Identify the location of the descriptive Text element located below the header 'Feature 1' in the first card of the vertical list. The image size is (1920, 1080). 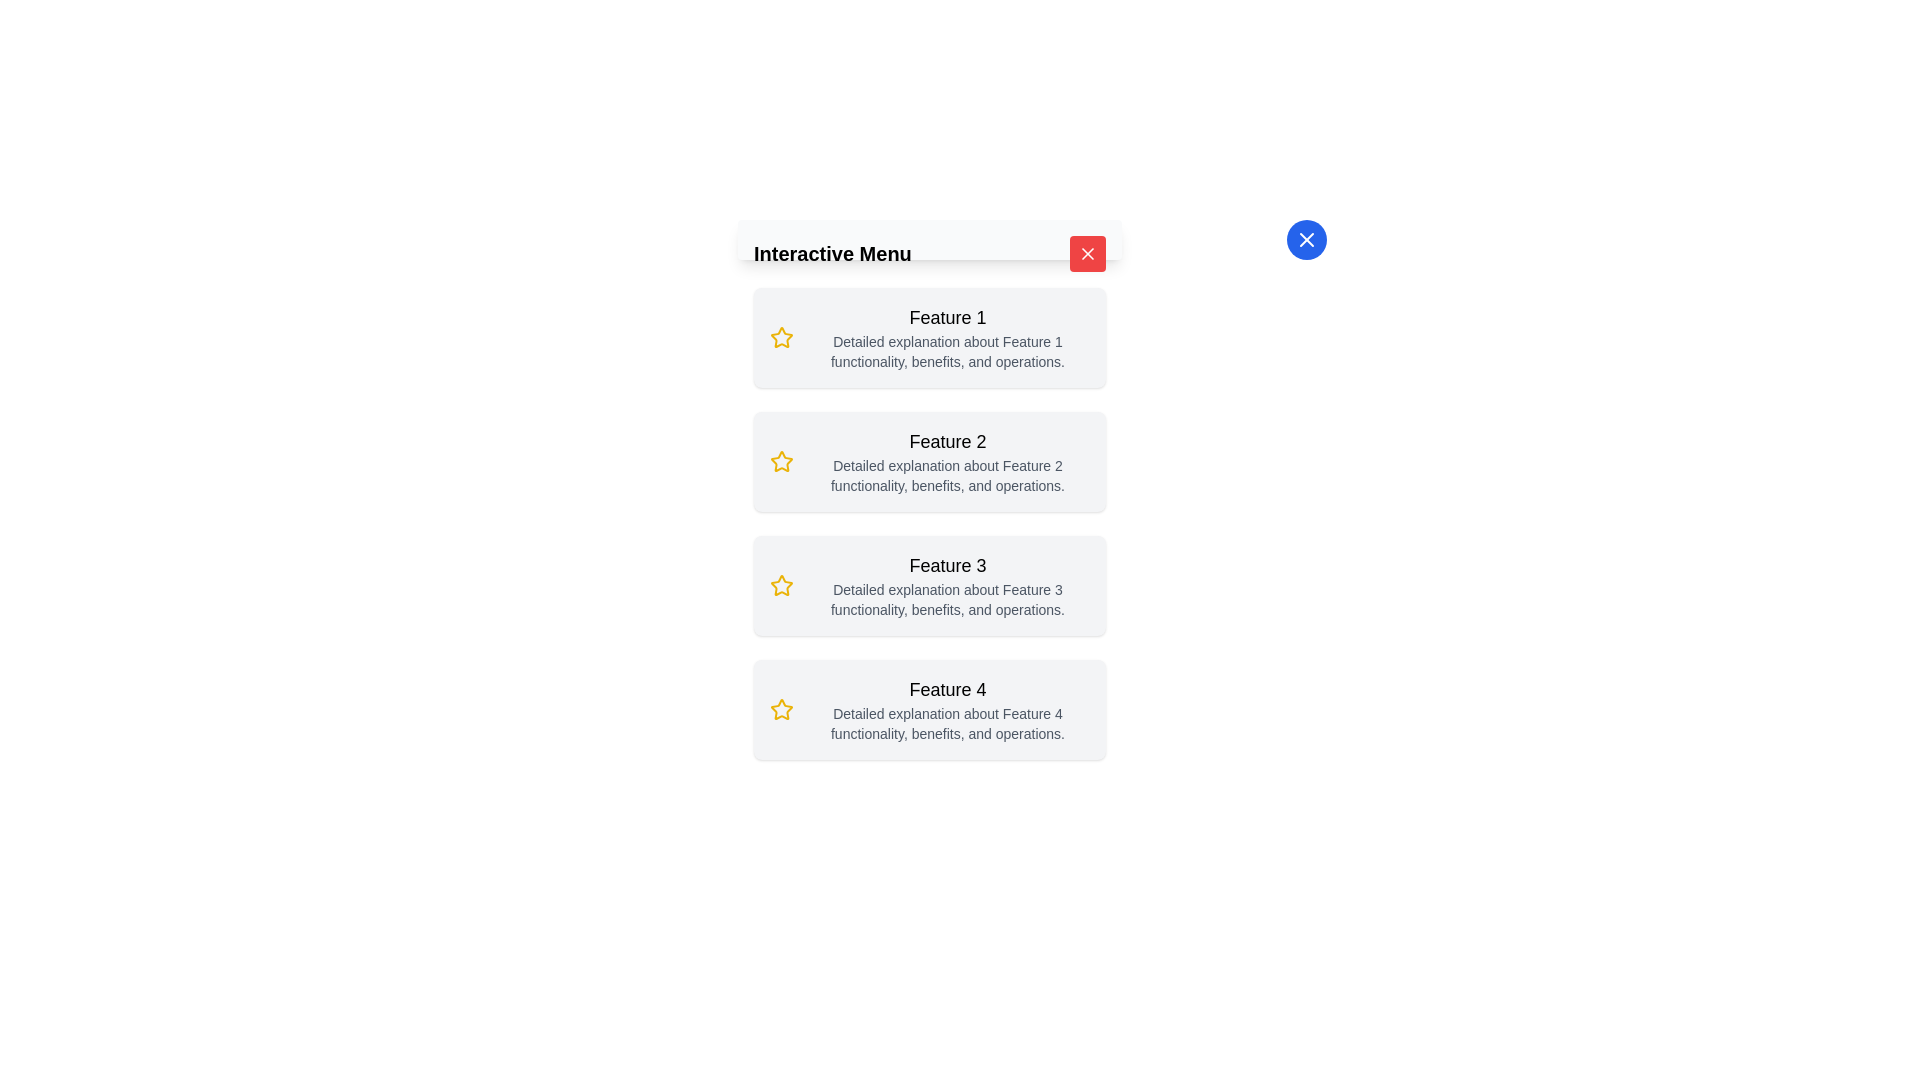
(947, 350).